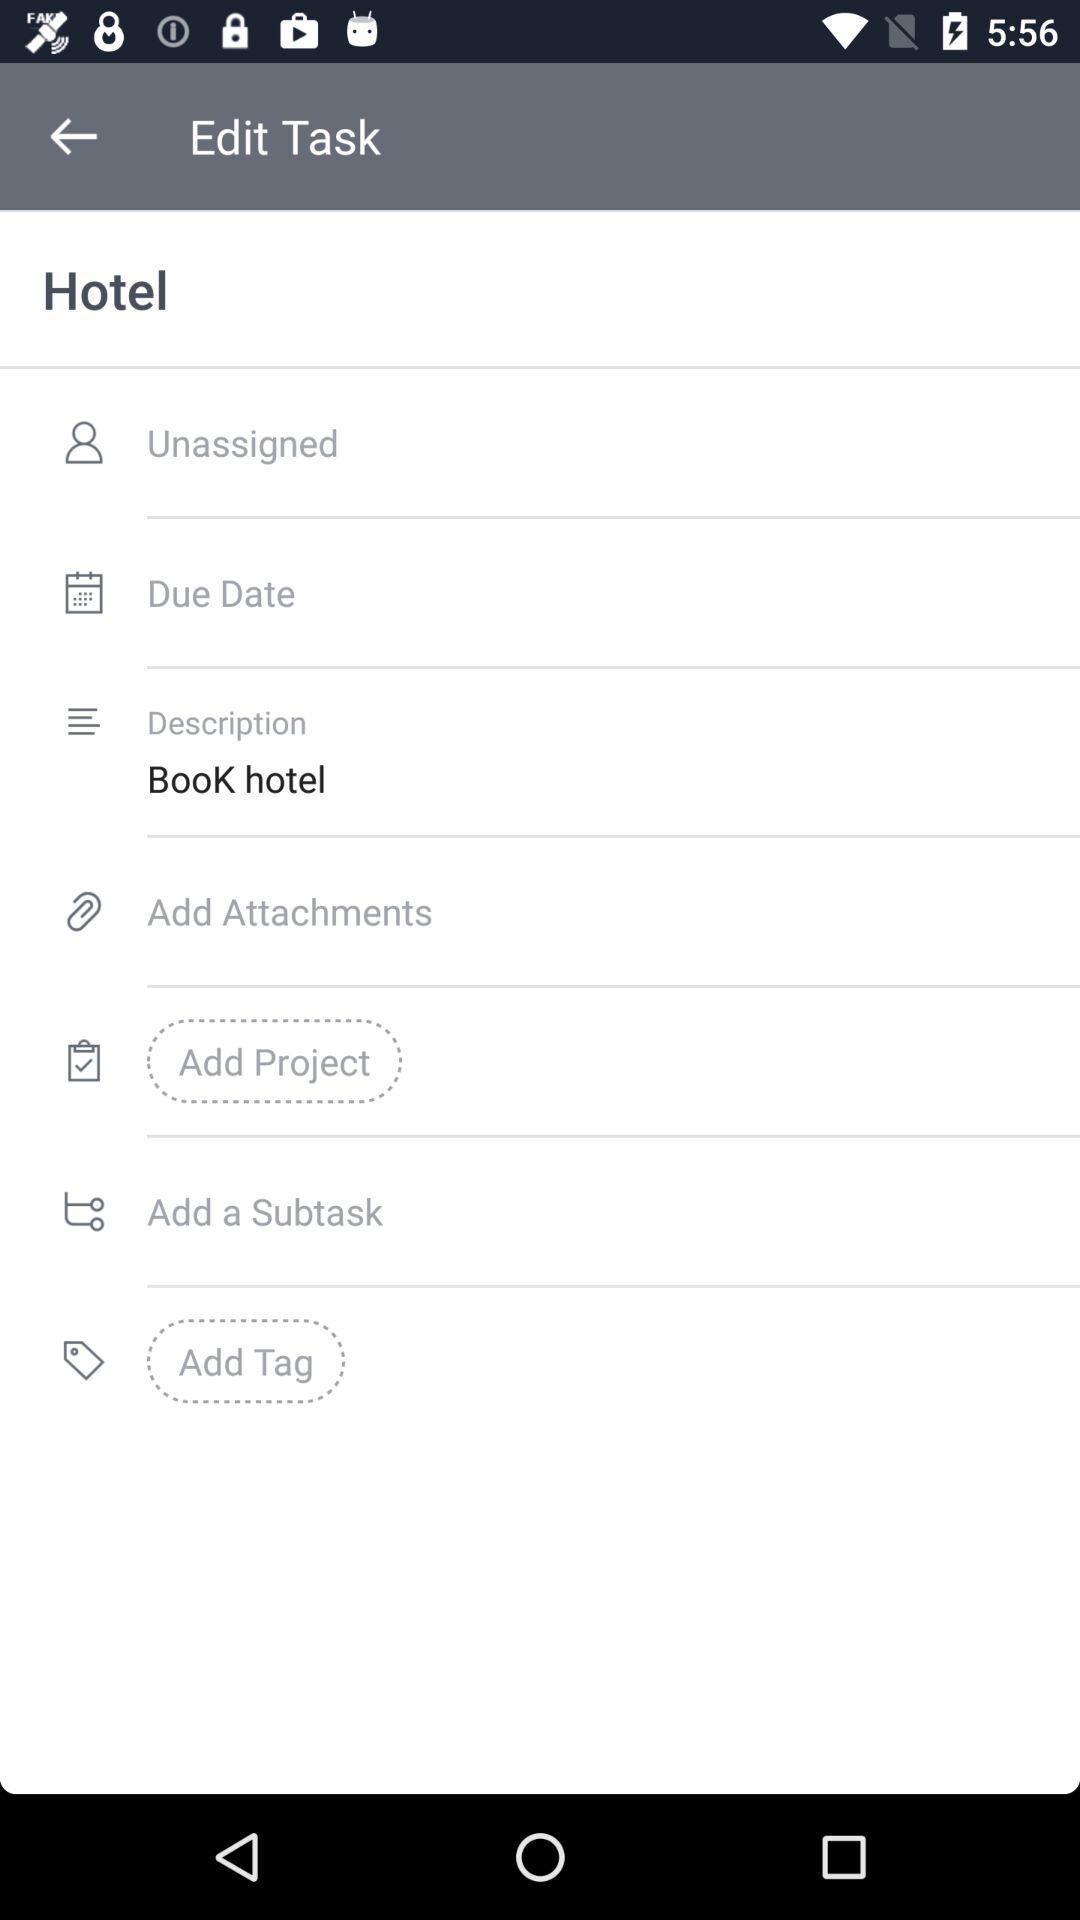 The height and width of the screenshot is (1920, 1080). Describe the element at coordinates (612, 1210) in the screenshot. I see `subtask` at that location.